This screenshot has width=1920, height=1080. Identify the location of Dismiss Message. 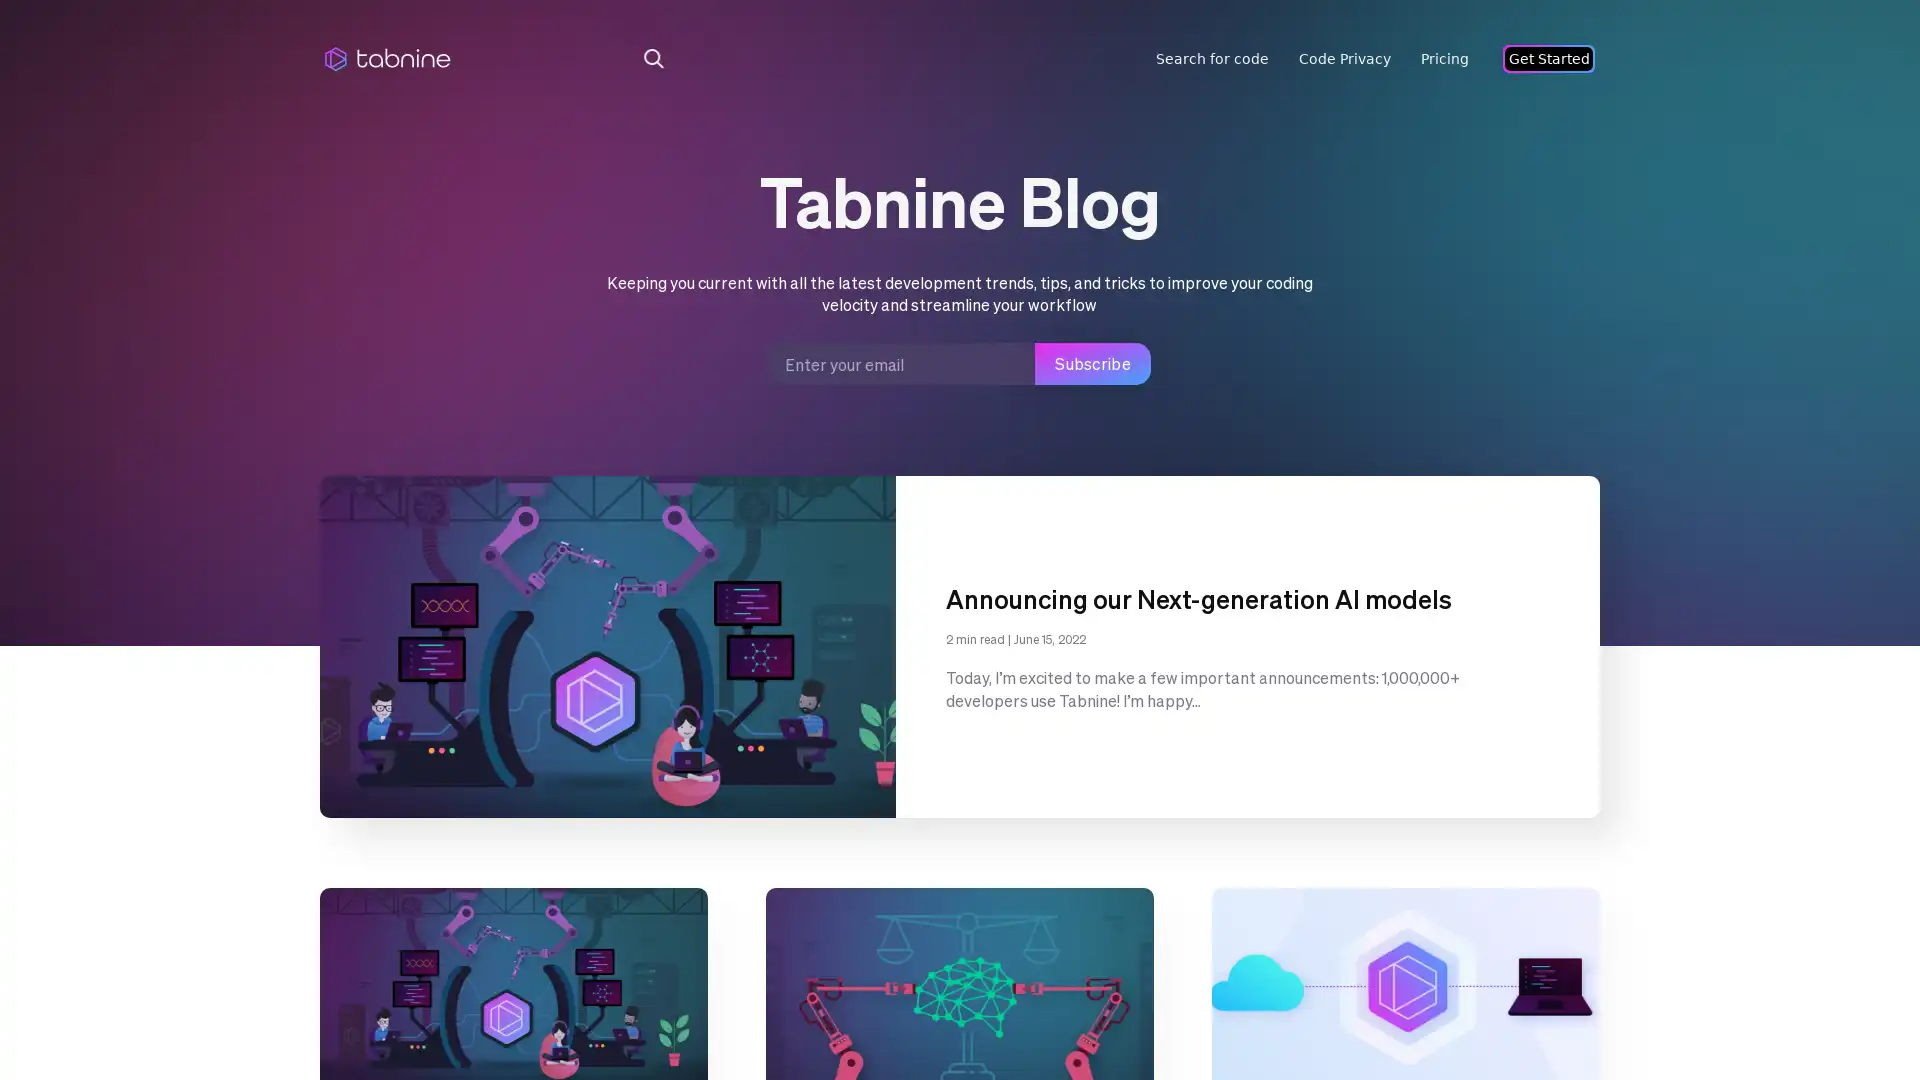
(1815, 1003).